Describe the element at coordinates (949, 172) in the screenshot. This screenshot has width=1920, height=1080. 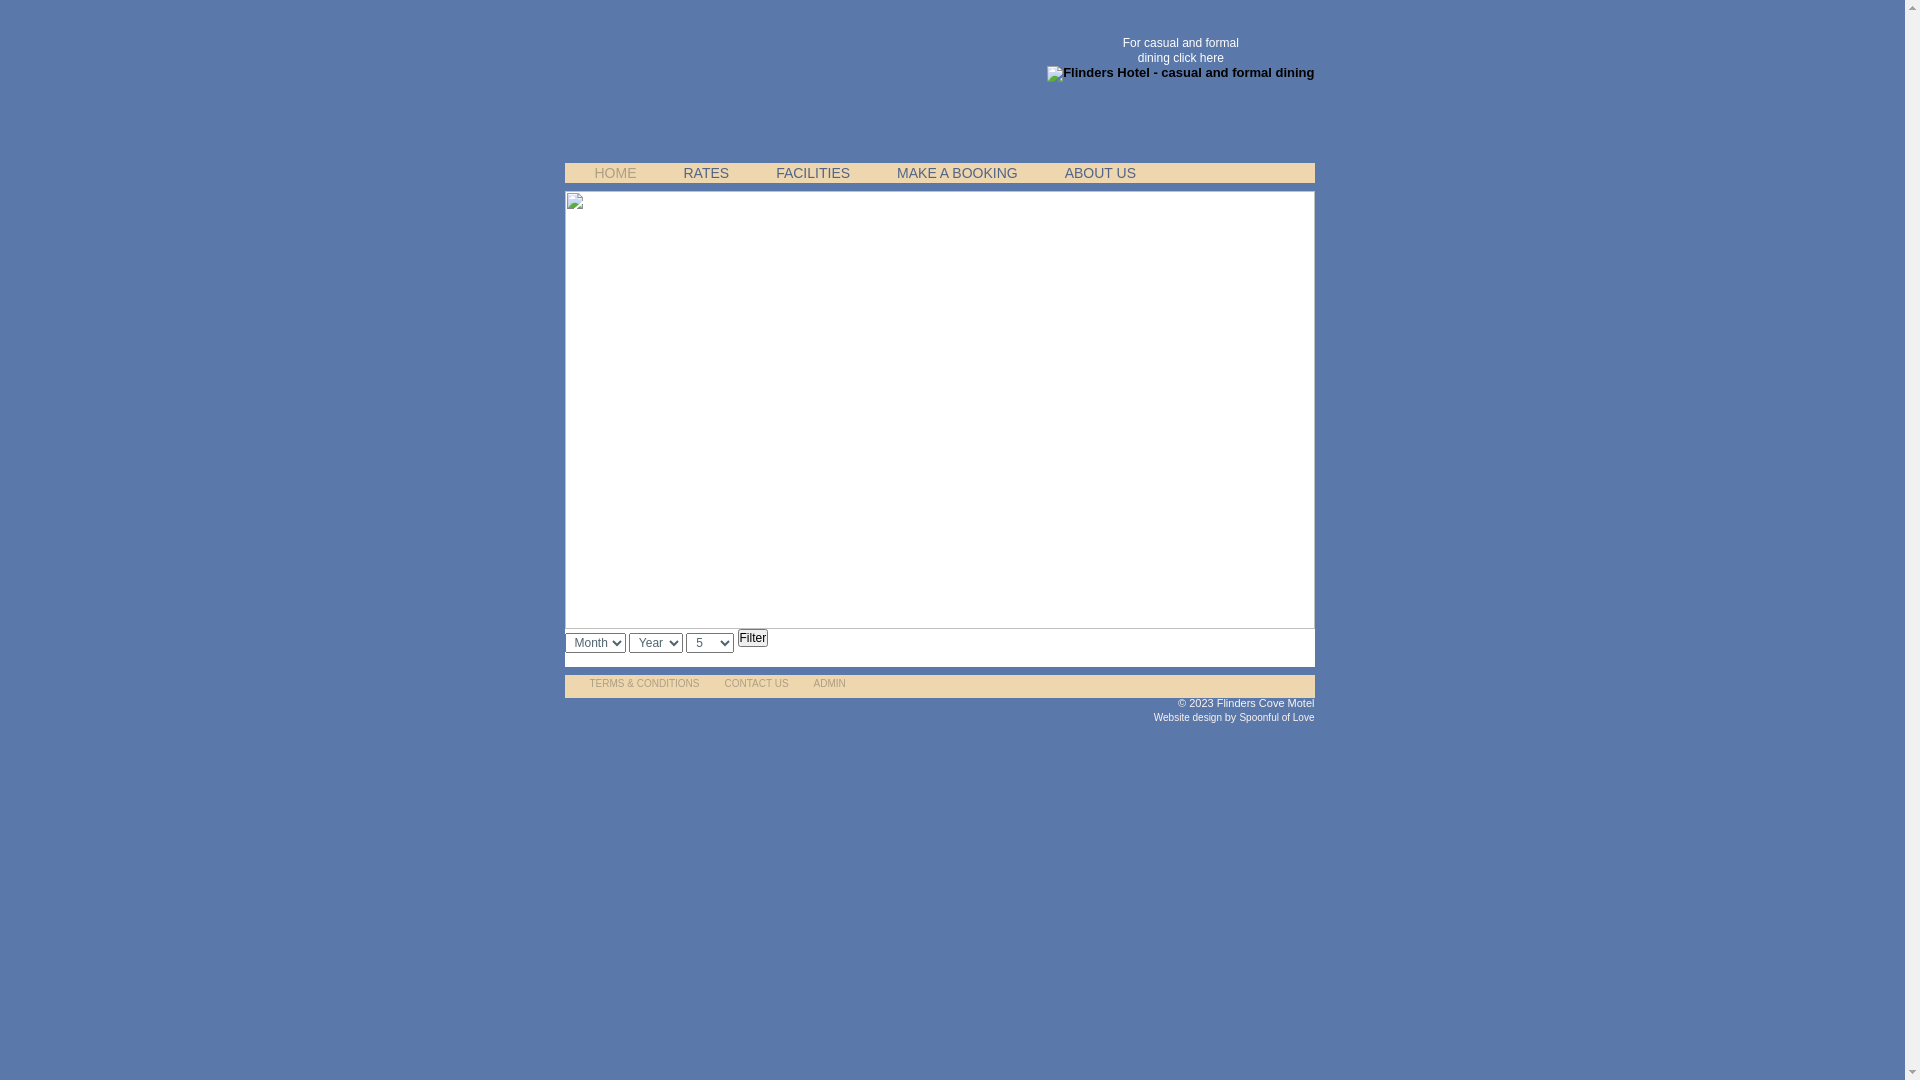
I see `'MAKE A BOOKING'` at that location.